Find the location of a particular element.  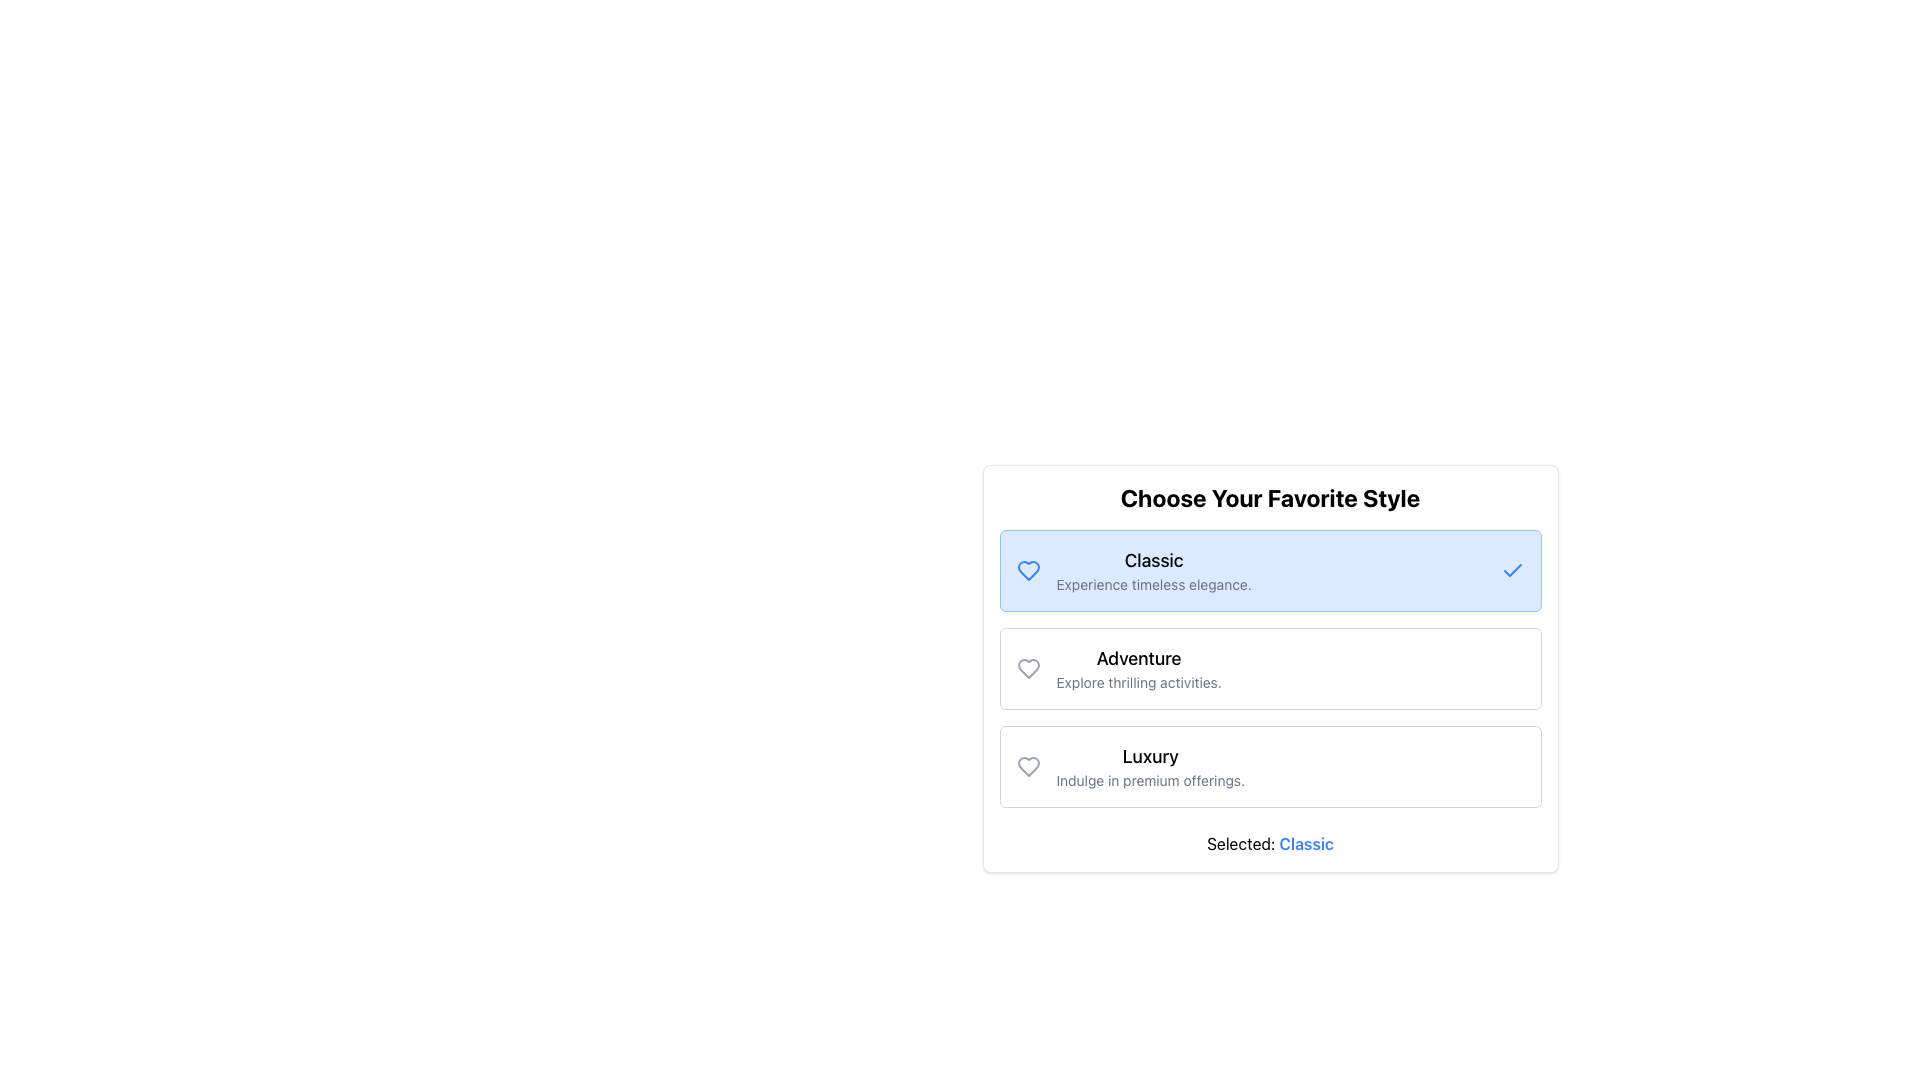

the static text label indicating the currently selected option, which displays 'Selected: Classic' at the bottom of the selection interface is located at coordinates (1306, 844).